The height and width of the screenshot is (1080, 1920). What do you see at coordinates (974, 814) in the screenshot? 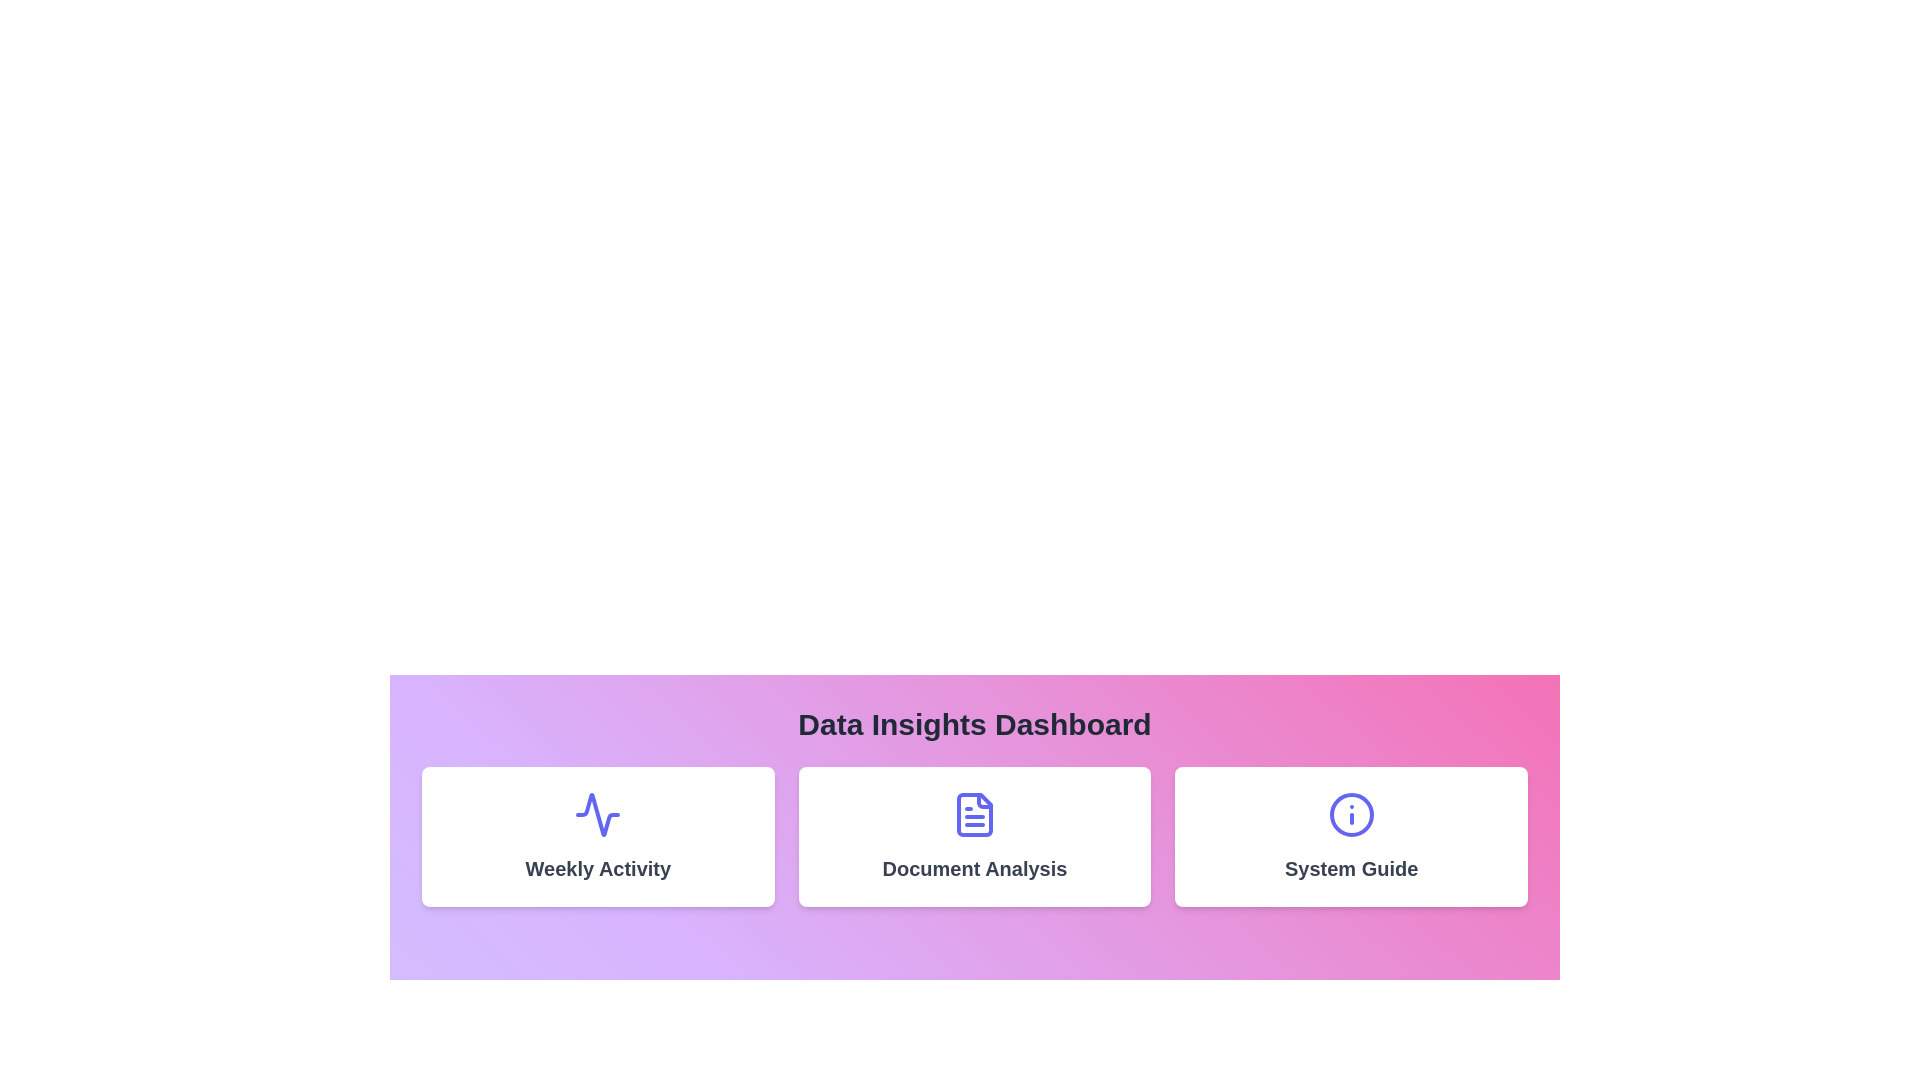
I see `the SVG icon of a document sheet with text lines, styled in bold indigo color, located above the label 'Document Analysis' in the centered card` at bounding box center [974, 814].